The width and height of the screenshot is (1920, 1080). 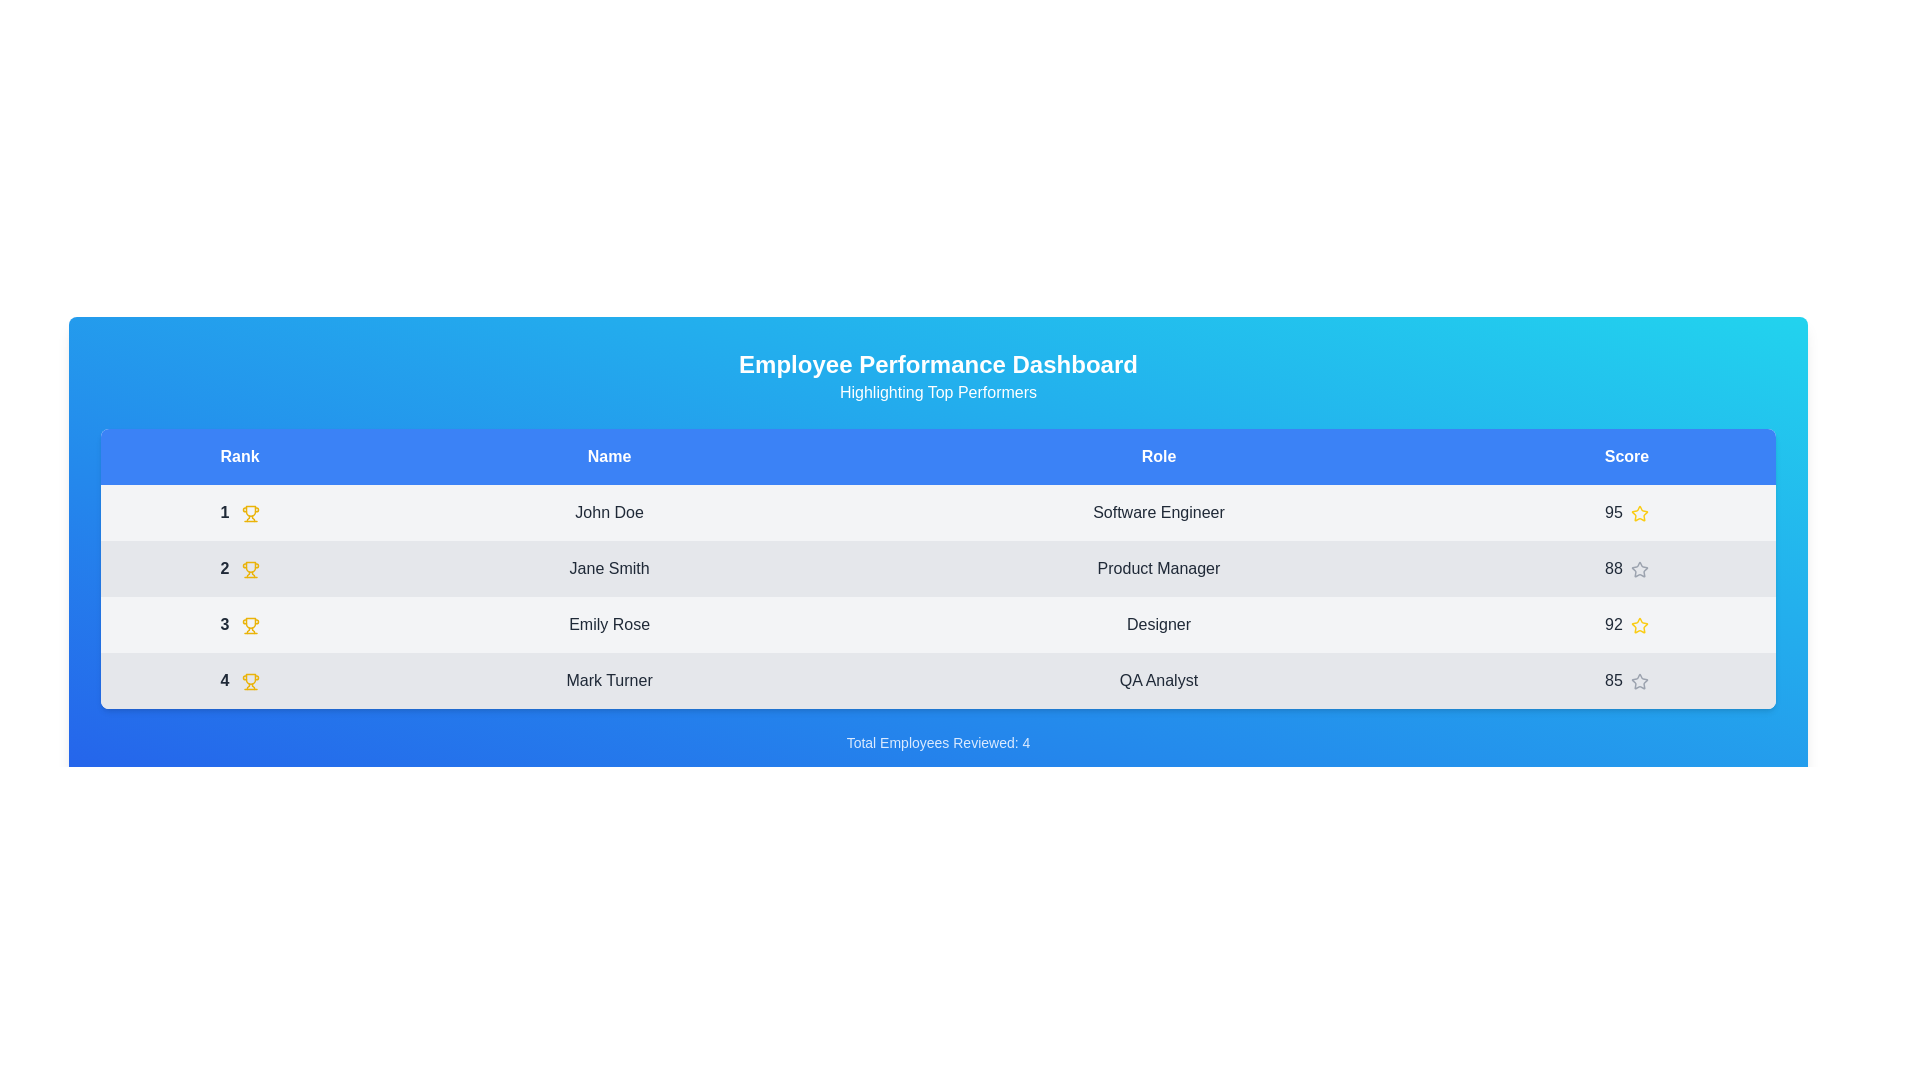 What do you see at coordinates (1639, 569) in the screenshot?
I see `the star icon to rate the employee with 2 stars` at bounding box center [1639, 569].